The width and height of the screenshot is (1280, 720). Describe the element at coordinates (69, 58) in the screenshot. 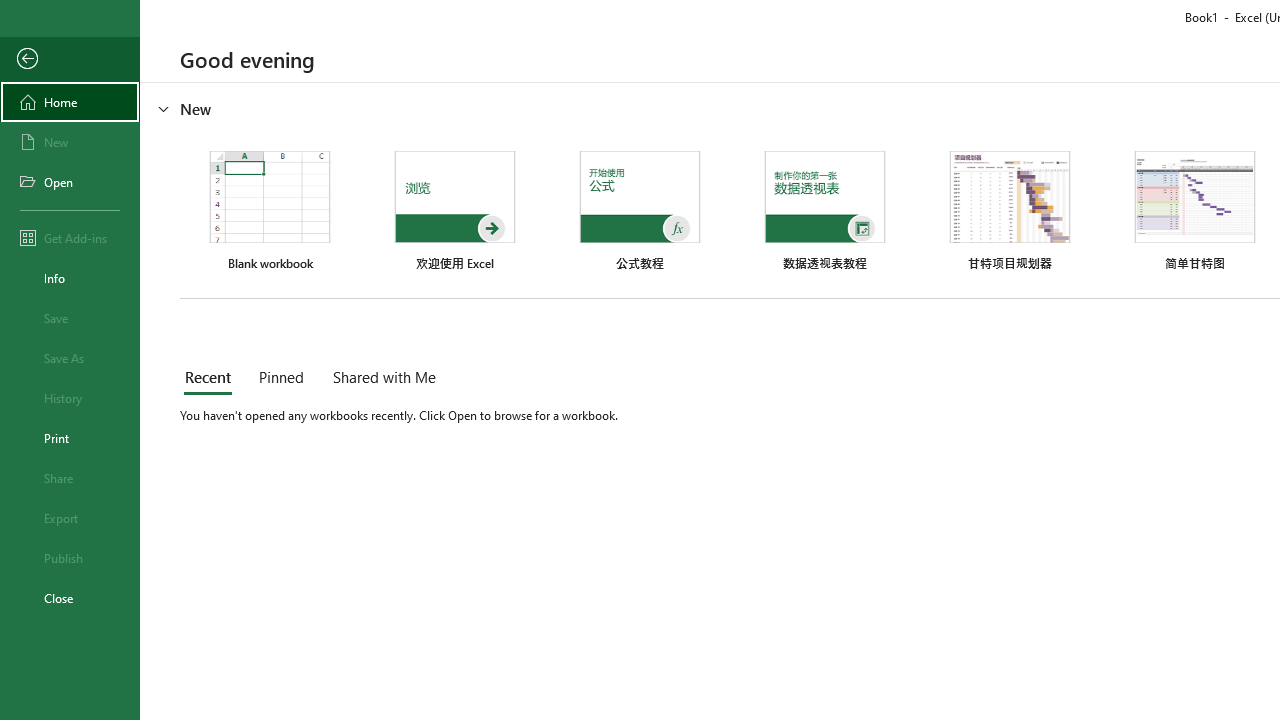

I see `'Back'` at that location.